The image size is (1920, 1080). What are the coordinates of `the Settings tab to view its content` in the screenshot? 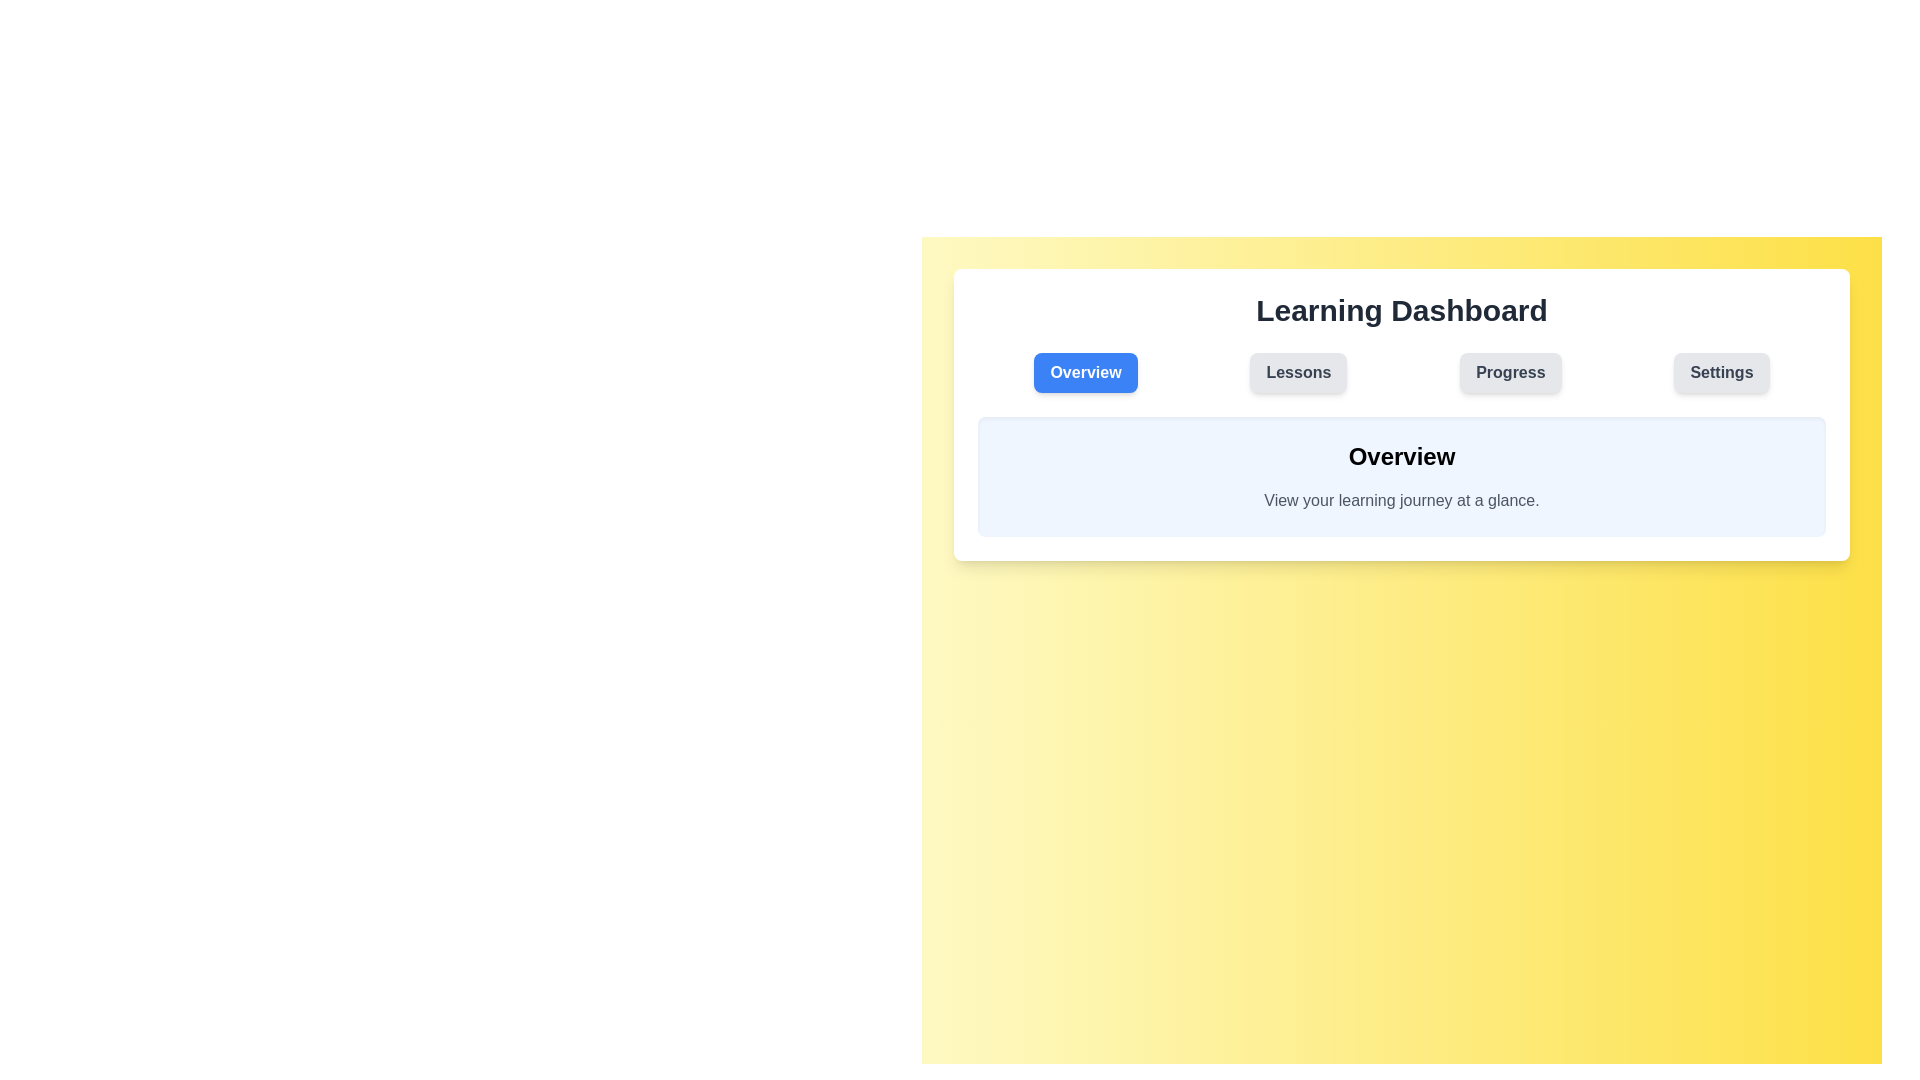 It's located at (1721, 373).